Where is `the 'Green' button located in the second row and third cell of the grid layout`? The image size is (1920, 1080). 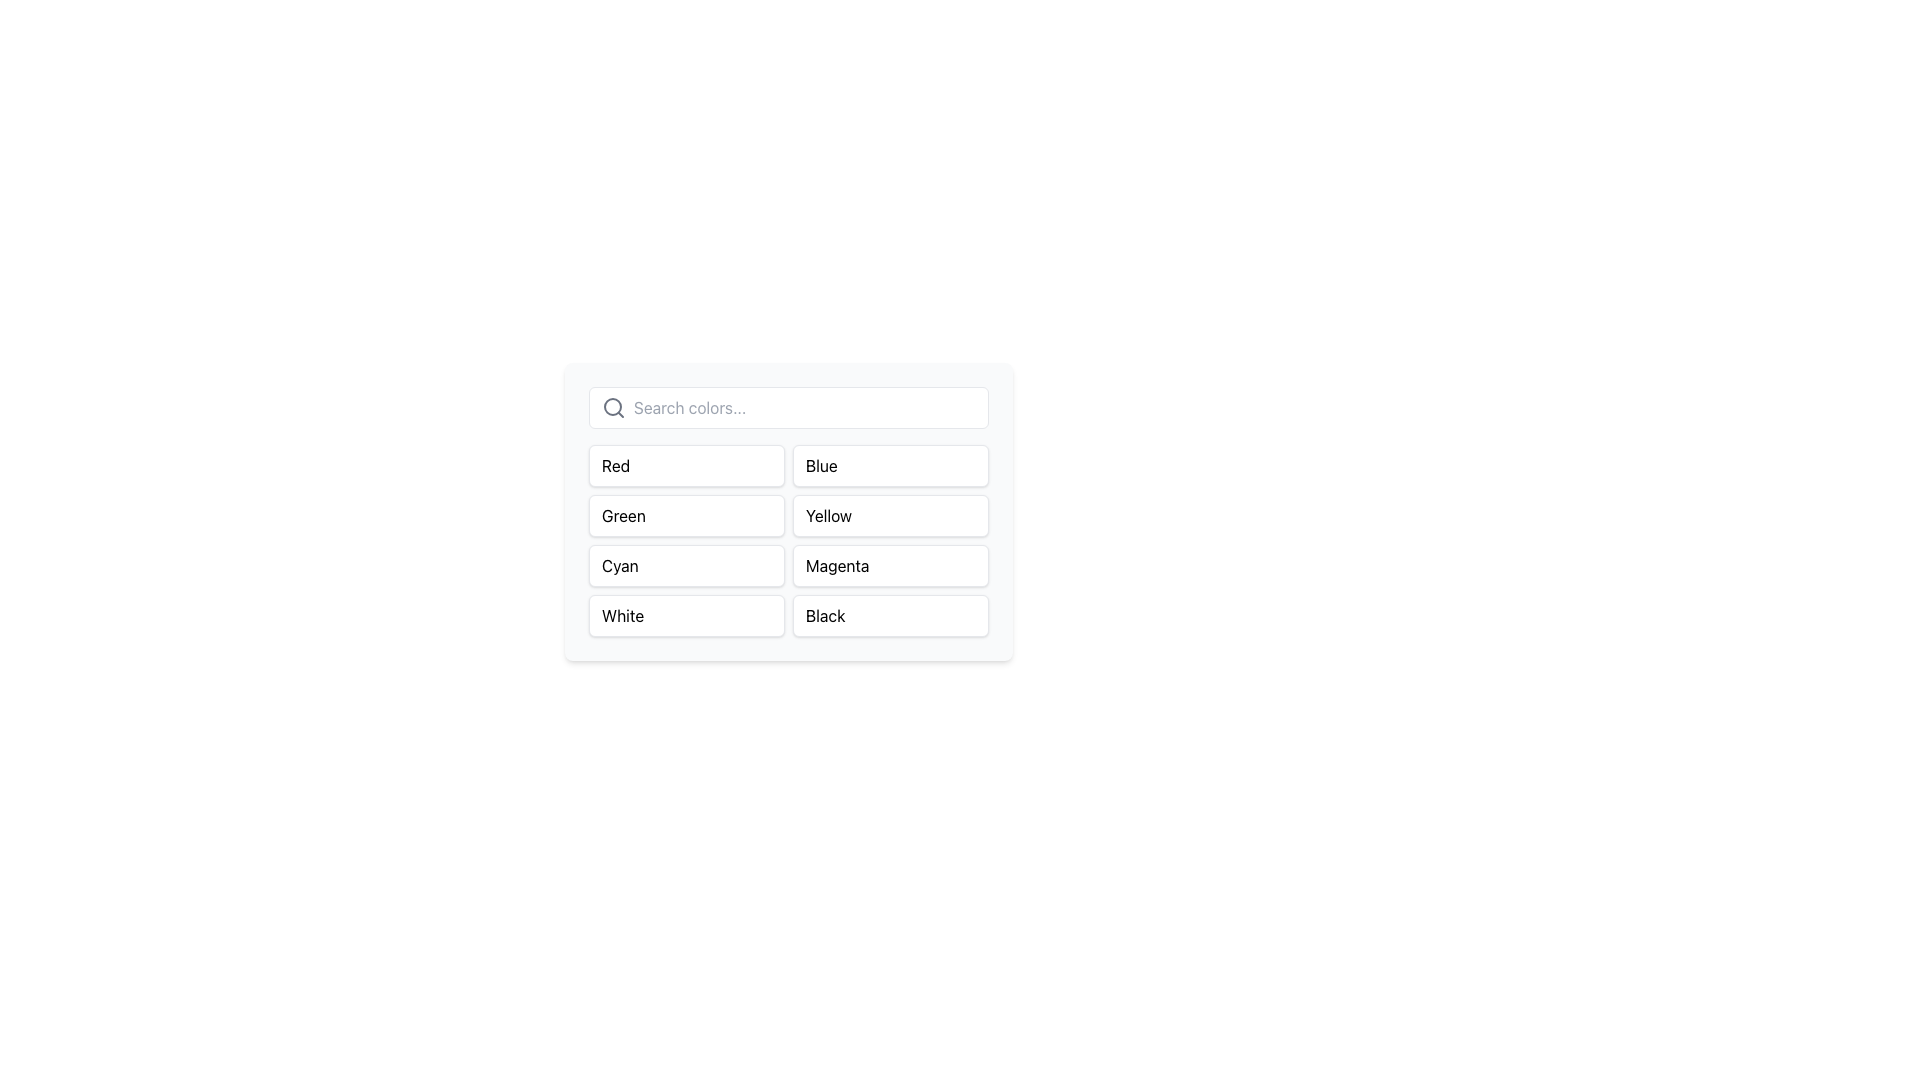
the 'Green' button located in the second row and third cell of the grid layout is located at coordinates (686, 515).